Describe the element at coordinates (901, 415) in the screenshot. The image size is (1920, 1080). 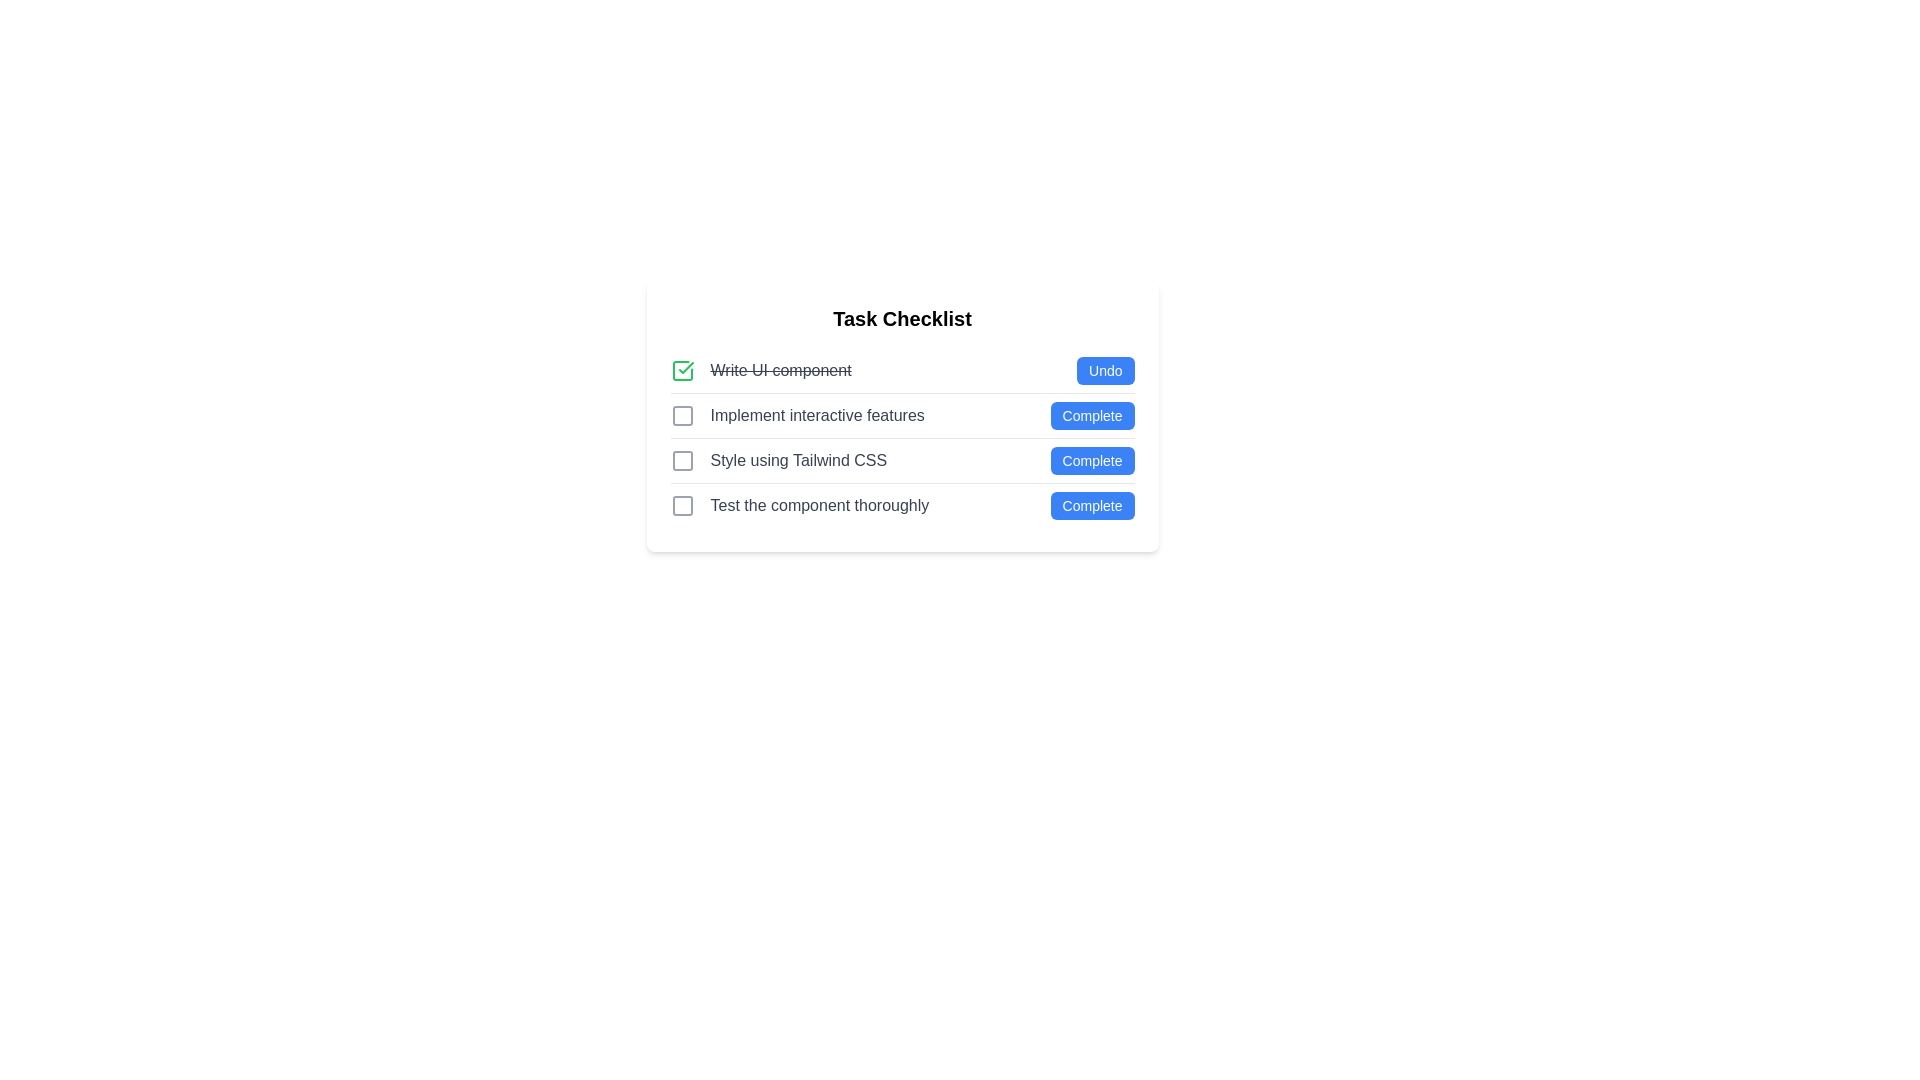
I see `the Checklist task item labeled 'Implement interactive features' which contains the button 'Complete'` at that location.